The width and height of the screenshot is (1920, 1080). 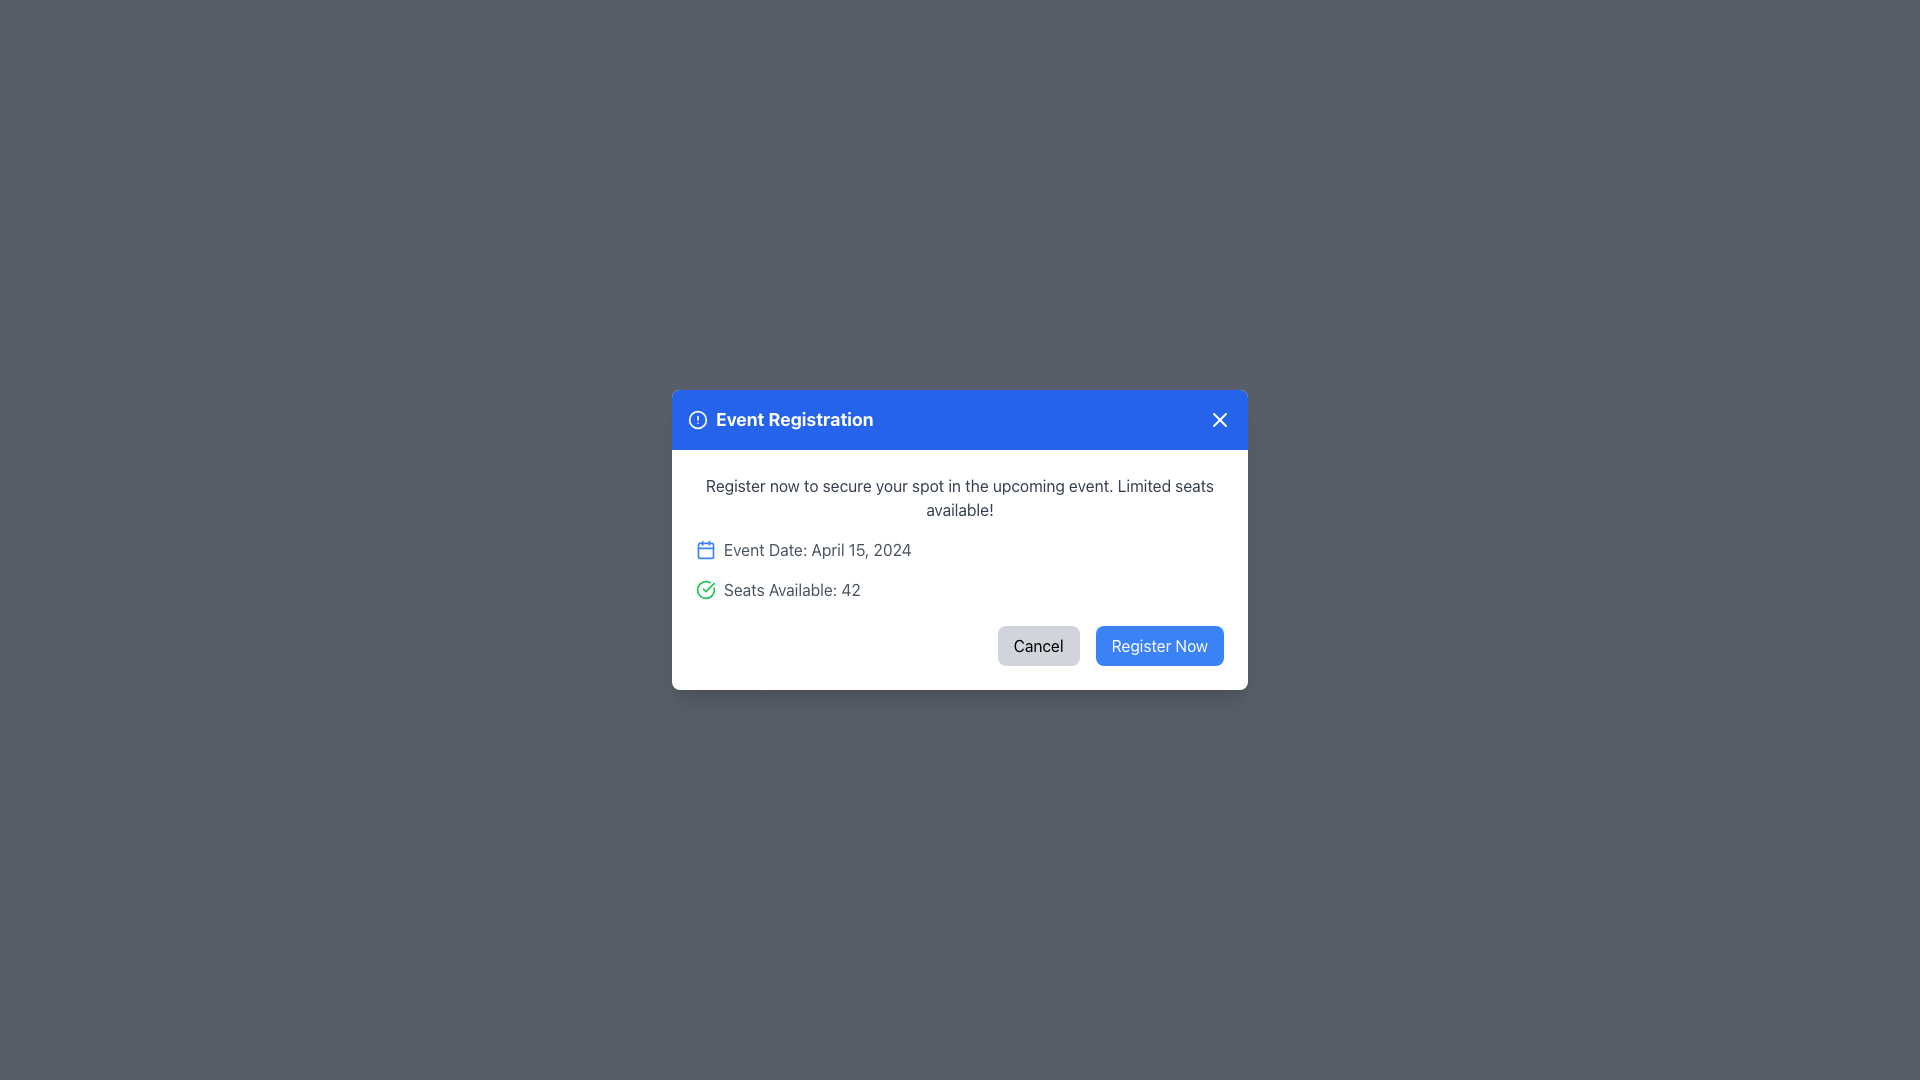 What do you see at coordinates (705, 589) in the screenshot?
I see `the positive confirmation icon indicating seat availability, located to the left of the text 'Seats Available: 42'` at bounding box center [705, 589].